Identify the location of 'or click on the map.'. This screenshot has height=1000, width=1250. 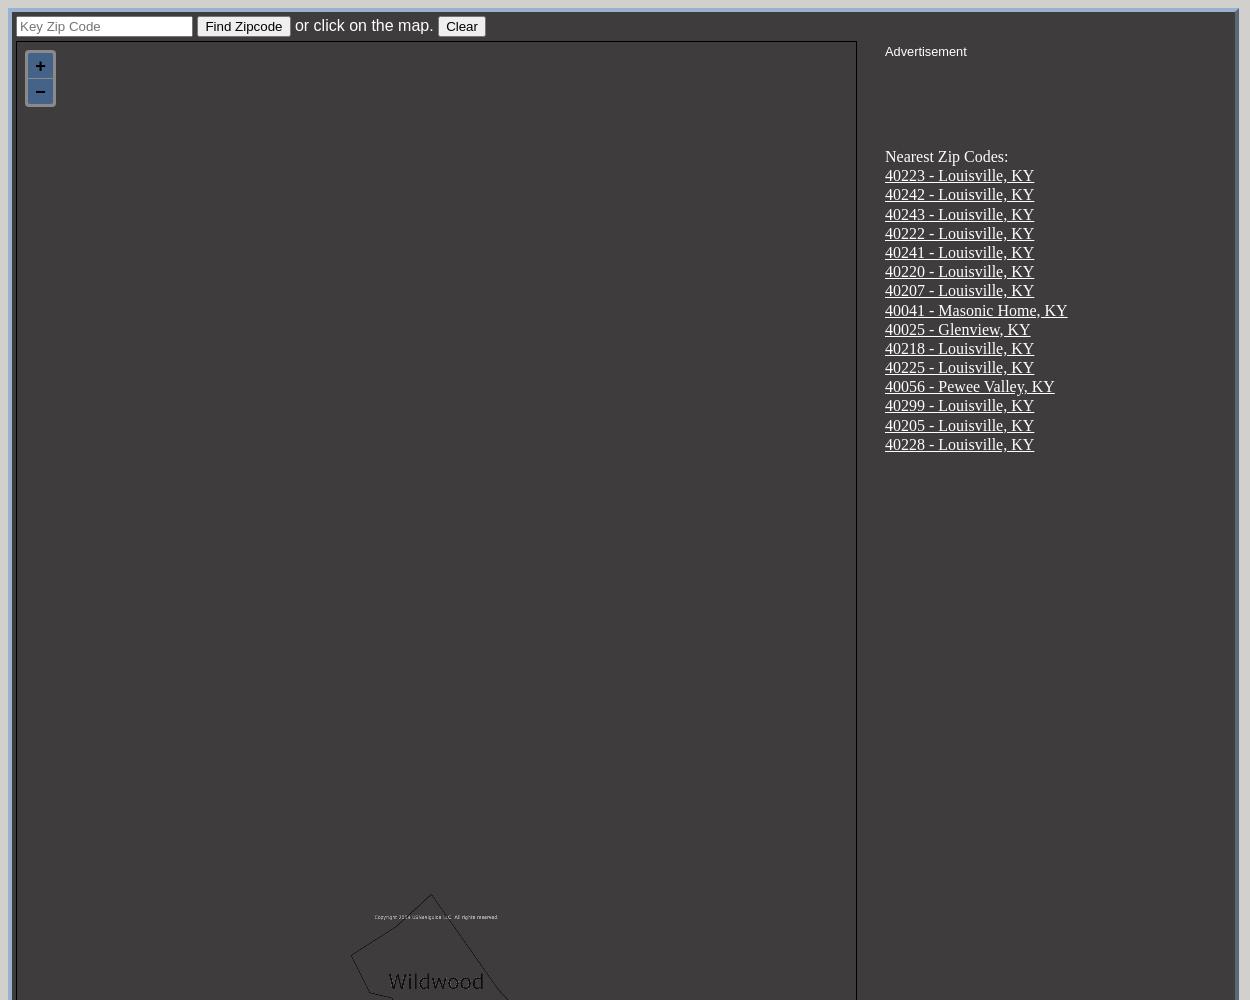
(363, 25).